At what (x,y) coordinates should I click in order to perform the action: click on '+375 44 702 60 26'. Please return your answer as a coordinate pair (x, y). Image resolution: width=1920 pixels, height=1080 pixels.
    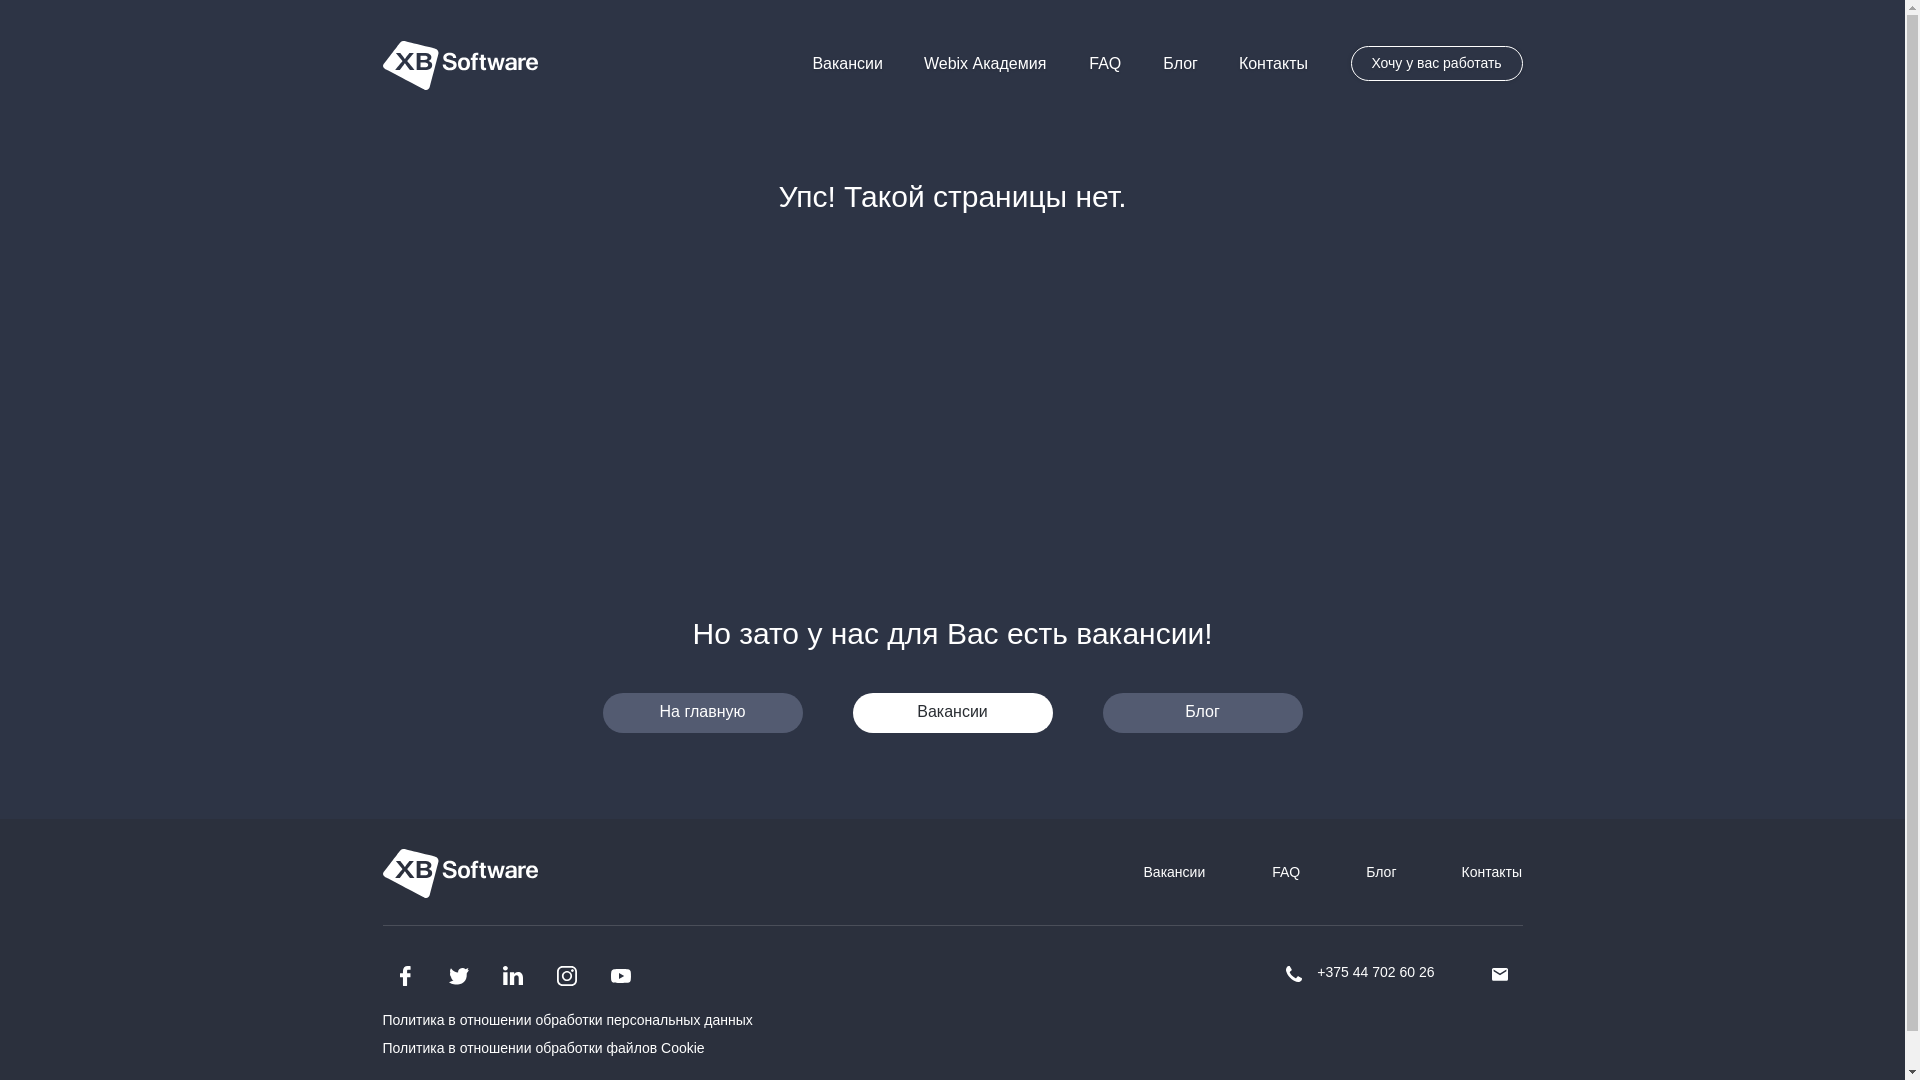
    Looking at the image, I should click on (1374, 971).